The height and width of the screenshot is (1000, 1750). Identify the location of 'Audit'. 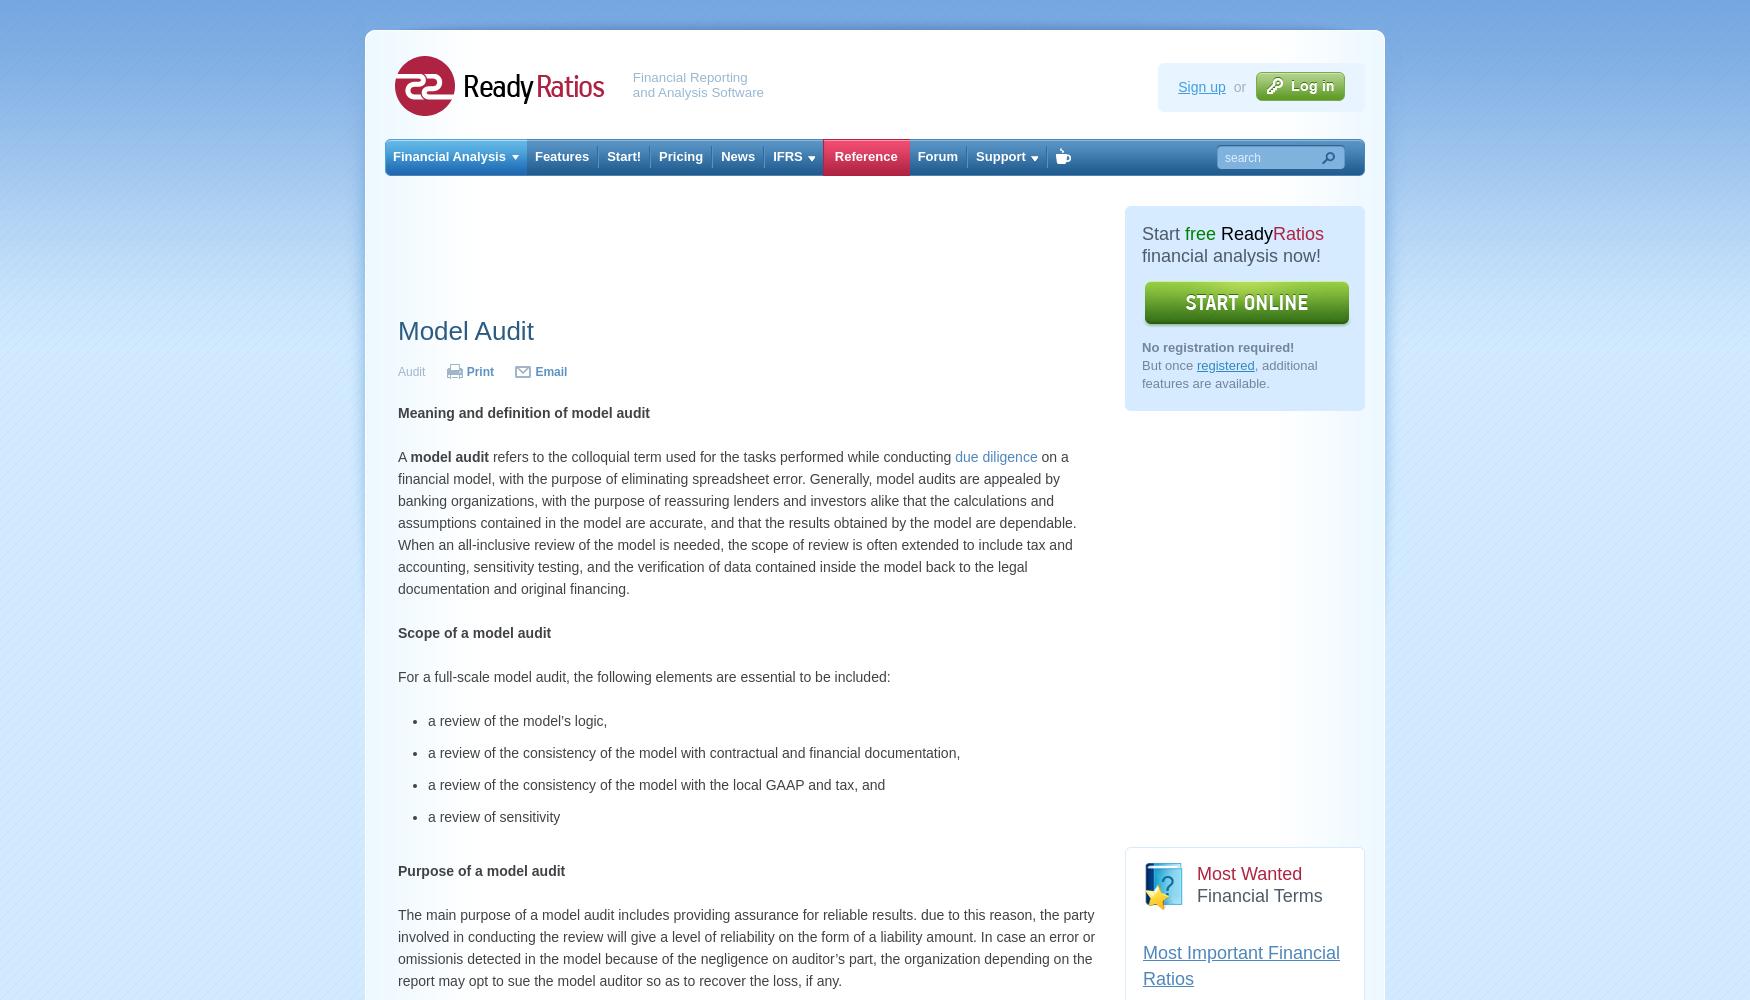
(412, 371).